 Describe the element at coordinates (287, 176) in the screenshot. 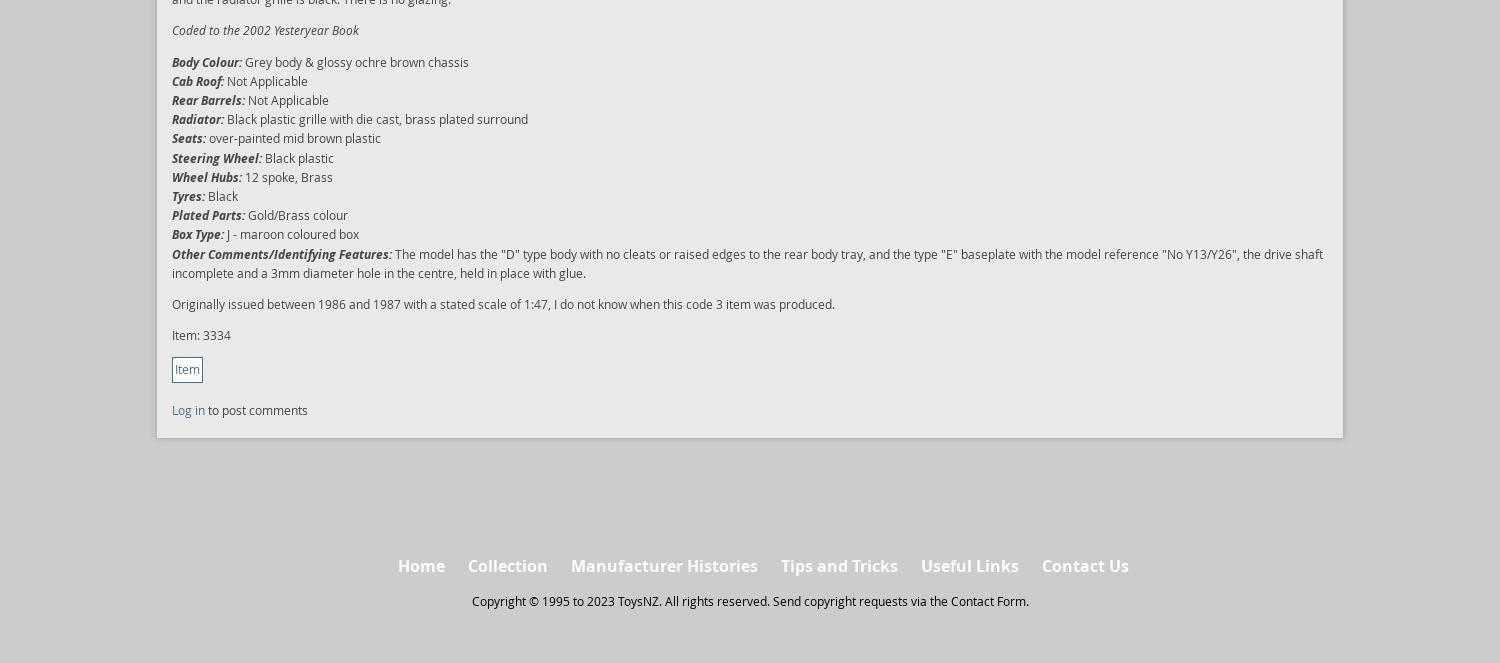

I see `'12 spoke, Brass'` at that location.